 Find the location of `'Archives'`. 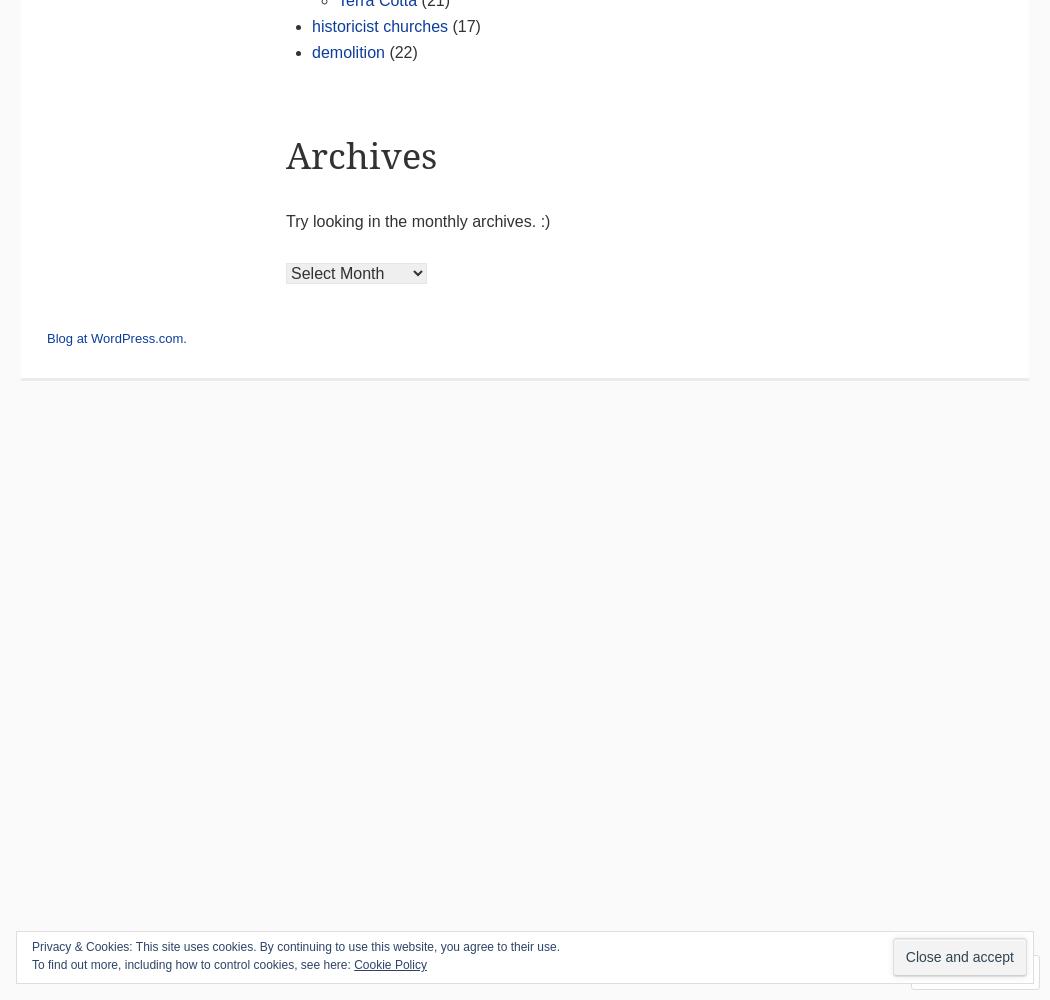

'Archives' is located at coordinates (360, 155).